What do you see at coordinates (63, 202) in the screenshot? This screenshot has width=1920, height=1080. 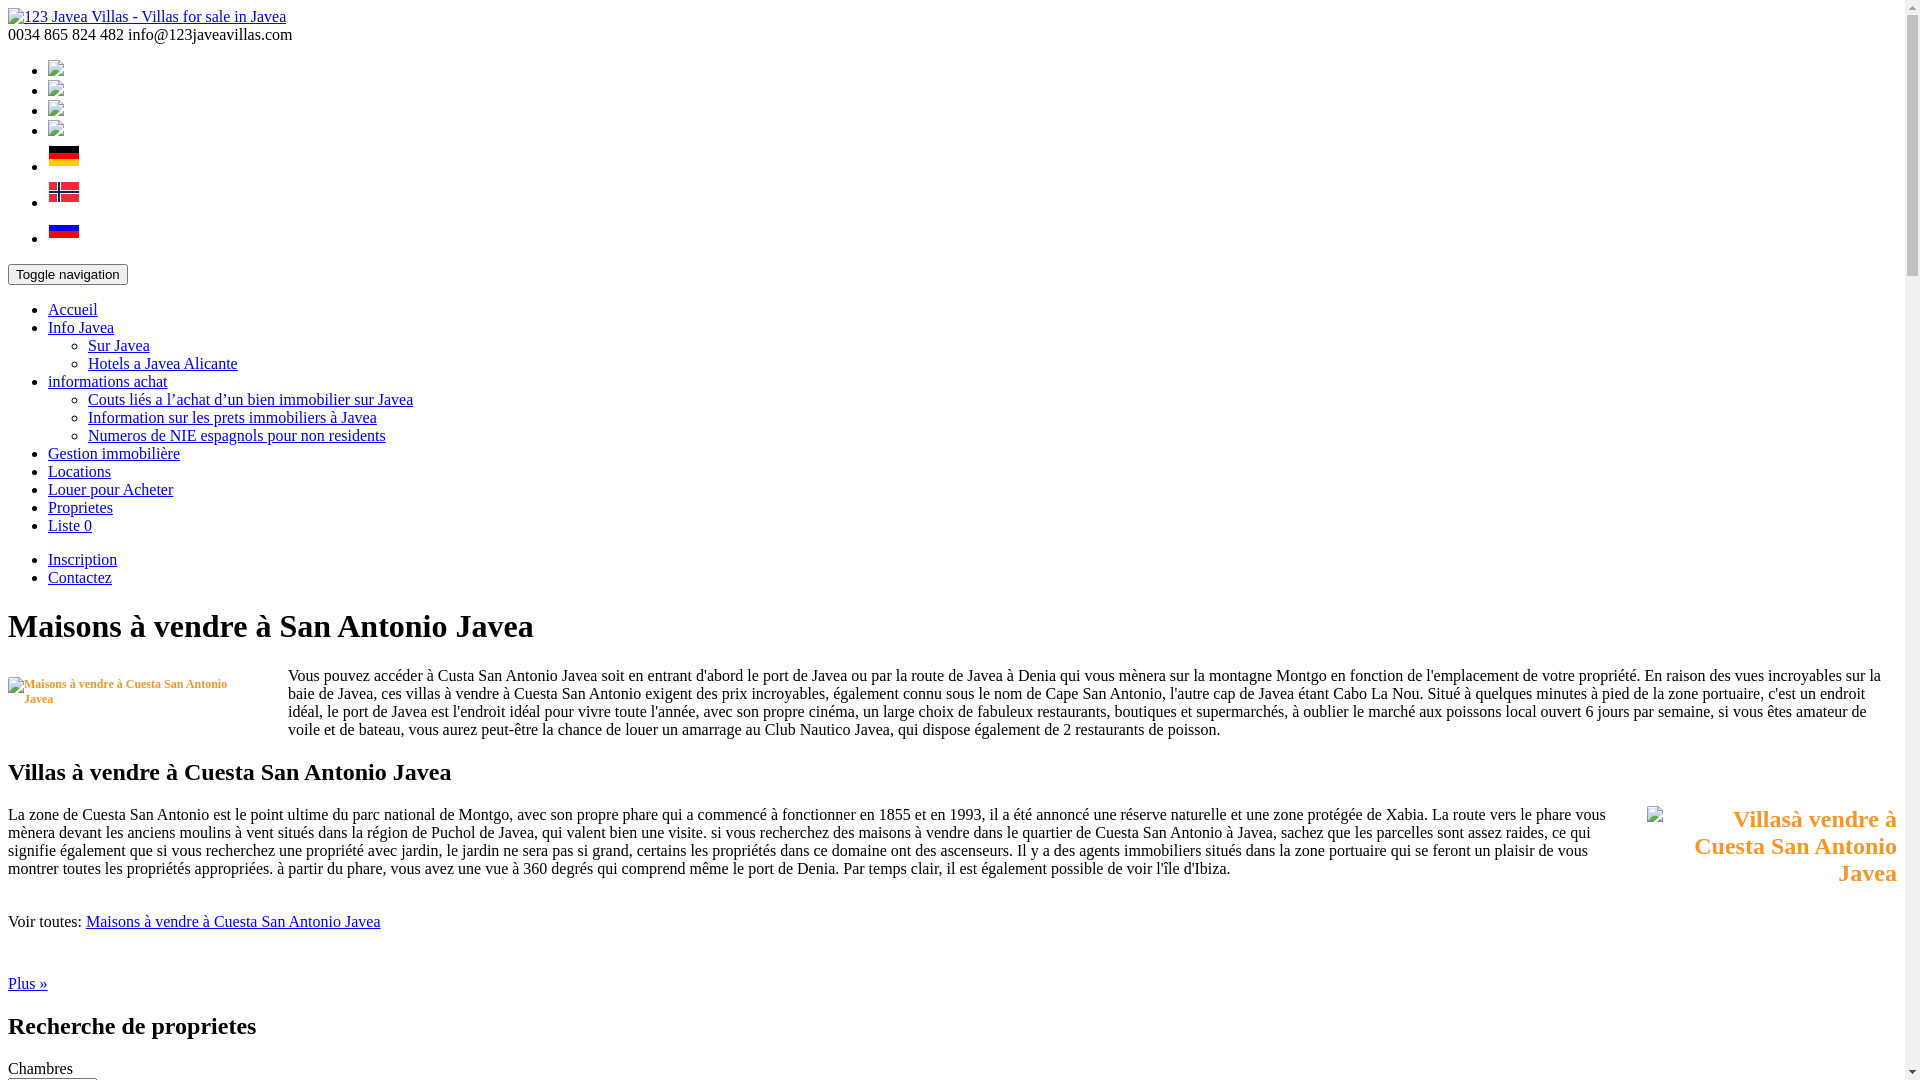 I see `'Norwegian'` at bounding box center [63, 202].